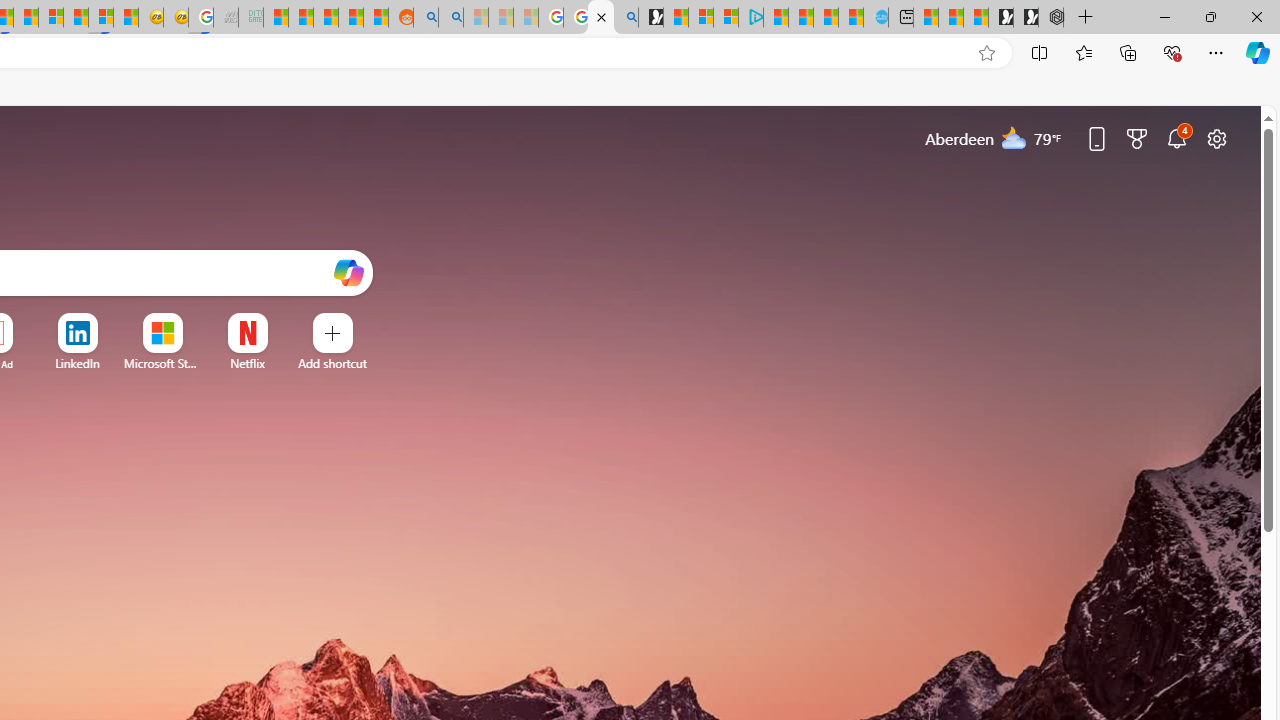 The width and height of the screenshot is (1280, 720). Describe the element at coordinates (450, 17) in the screenshot. I see `'Utah sues federal government - Search'` at that location.